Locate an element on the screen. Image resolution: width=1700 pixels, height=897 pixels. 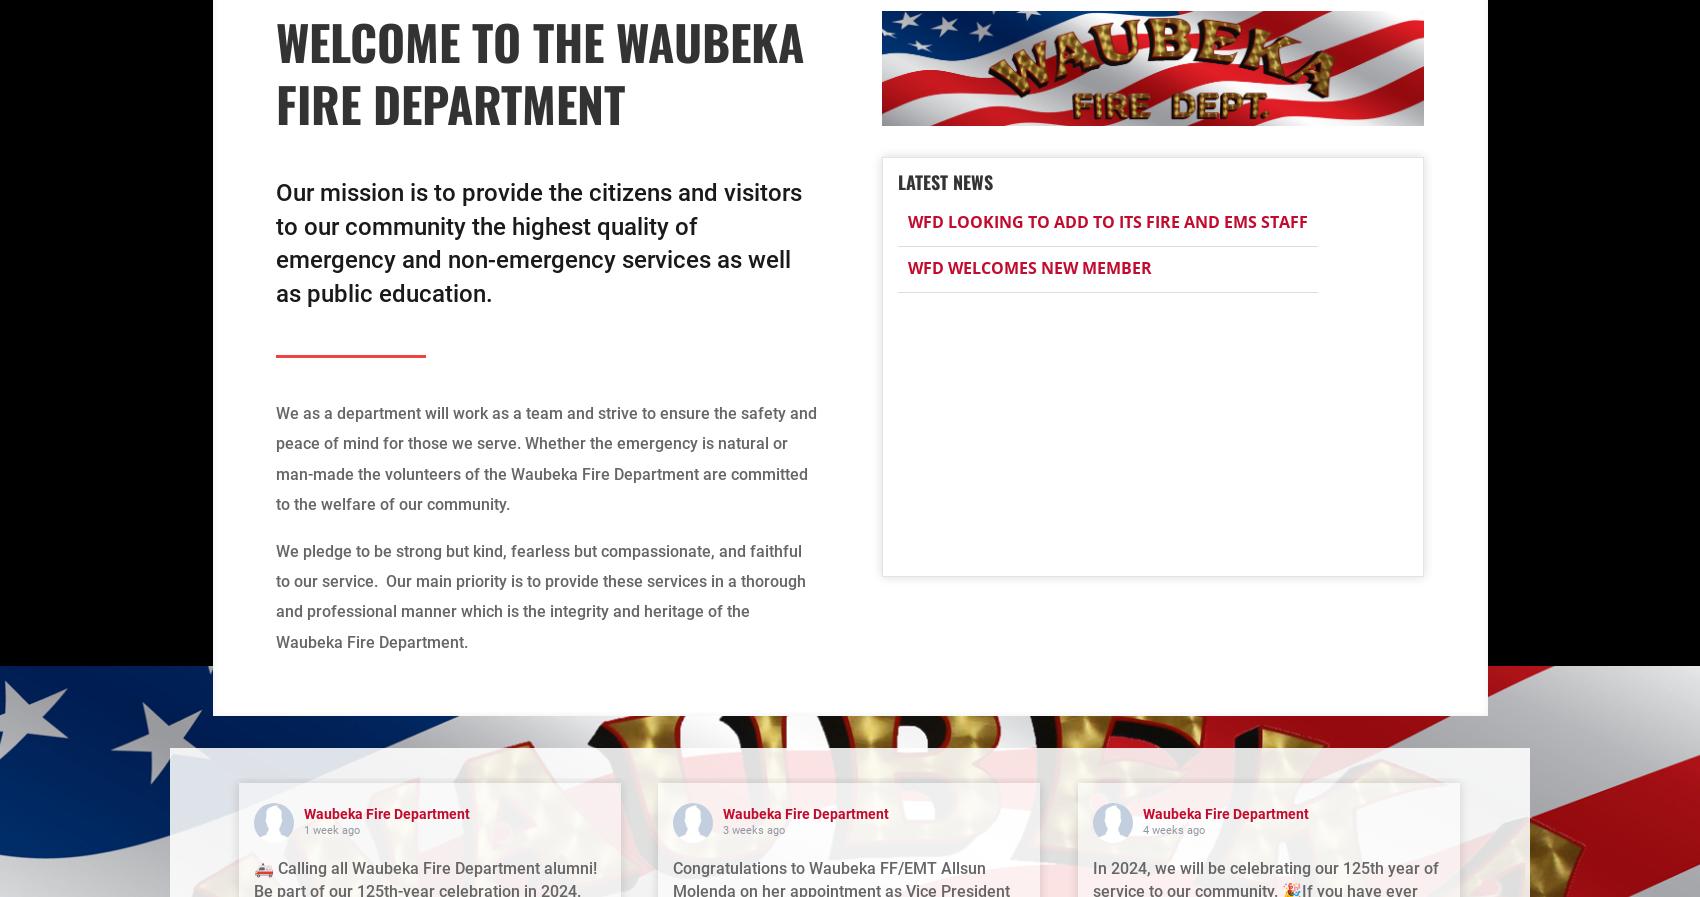
'We as a department will work as a team and strive to ensure the safety and peace of mind for those we serve. Whether the emergency is natural or man-made the volunteers of the Waubeka Fire Department are committed to the welfare of our community.' is located at coordinates (545, 458).